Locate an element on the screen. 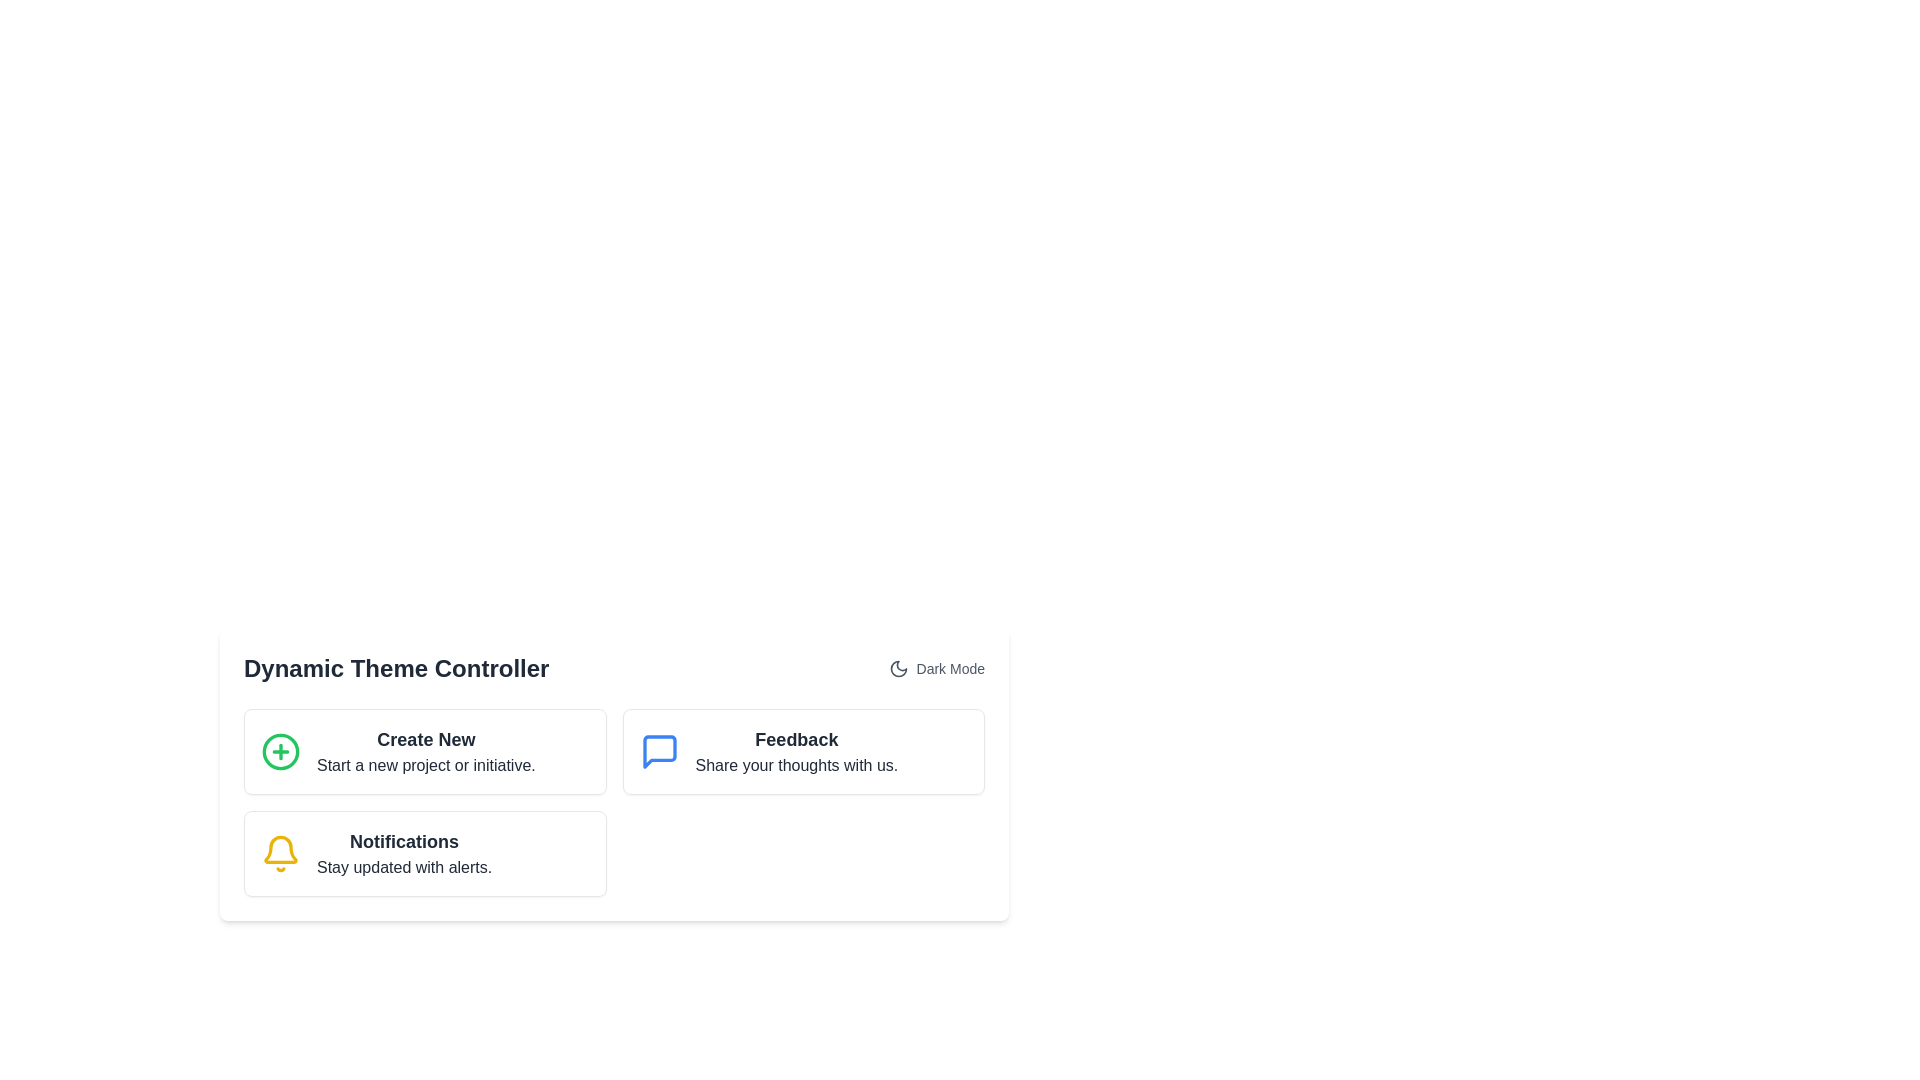 The height and width of the screenshot is (1080, 1920). the 'Dark Mode' text label that indicates the functionality of the adjacent toggle for enabling or disabling dark mode in the application is located at coordinates (949, 668).